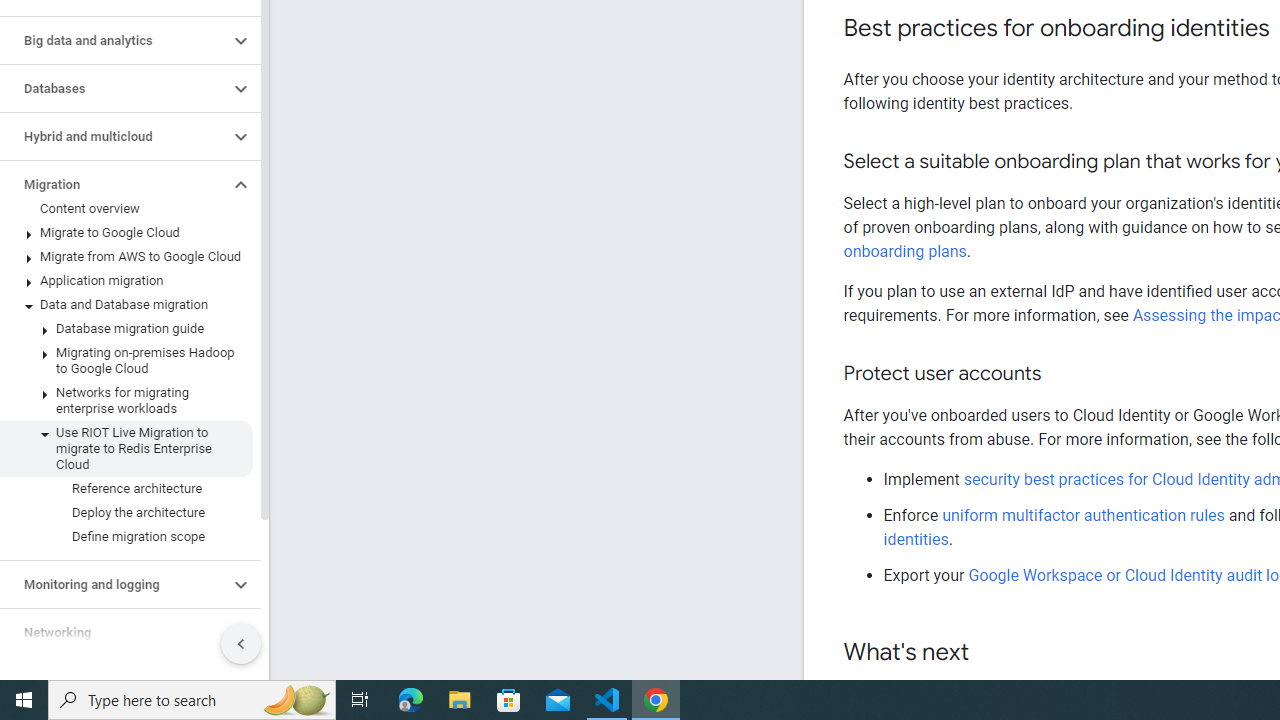  What do you see at coordinates (125, 209) in the screenshot?
I see `'Content overview'` at bounding box center [125, 209].